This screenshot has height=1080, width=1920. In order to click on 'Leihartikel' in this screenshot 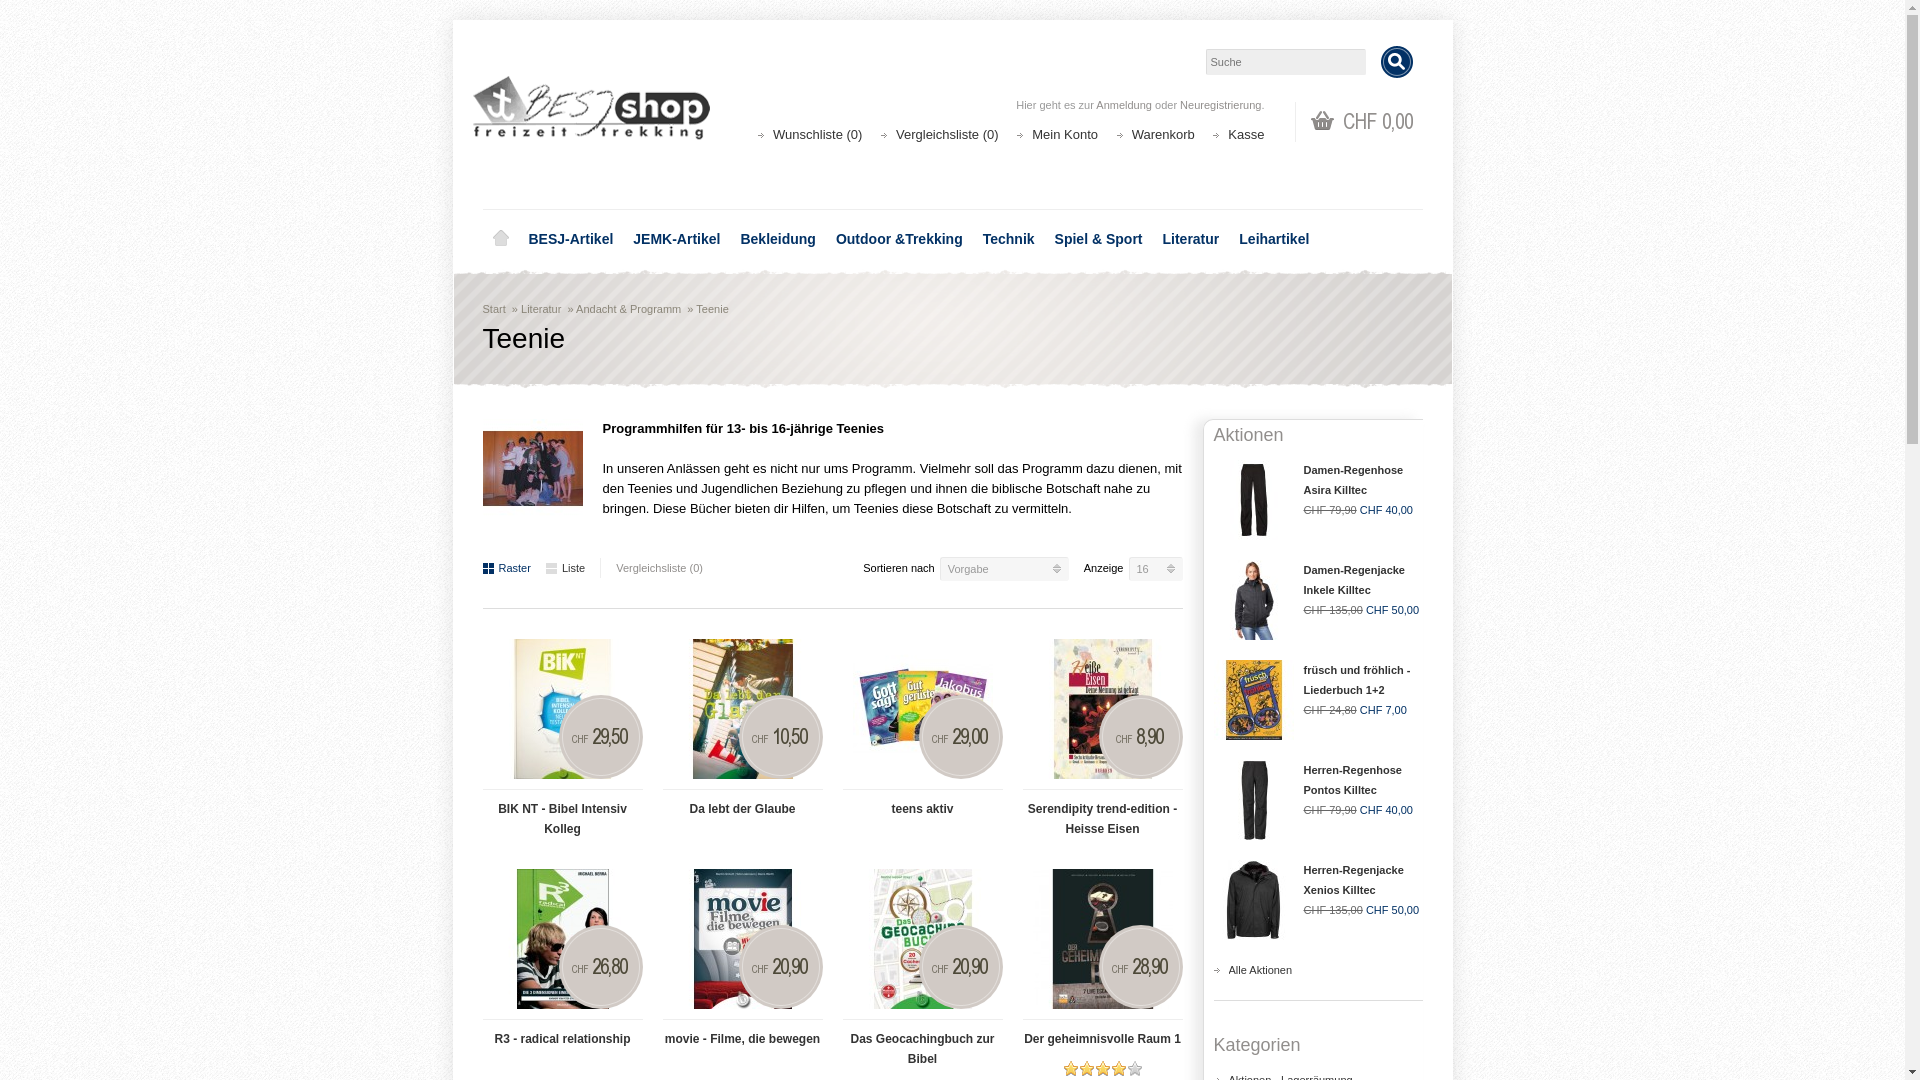, I will do `click(1272, 238)`.